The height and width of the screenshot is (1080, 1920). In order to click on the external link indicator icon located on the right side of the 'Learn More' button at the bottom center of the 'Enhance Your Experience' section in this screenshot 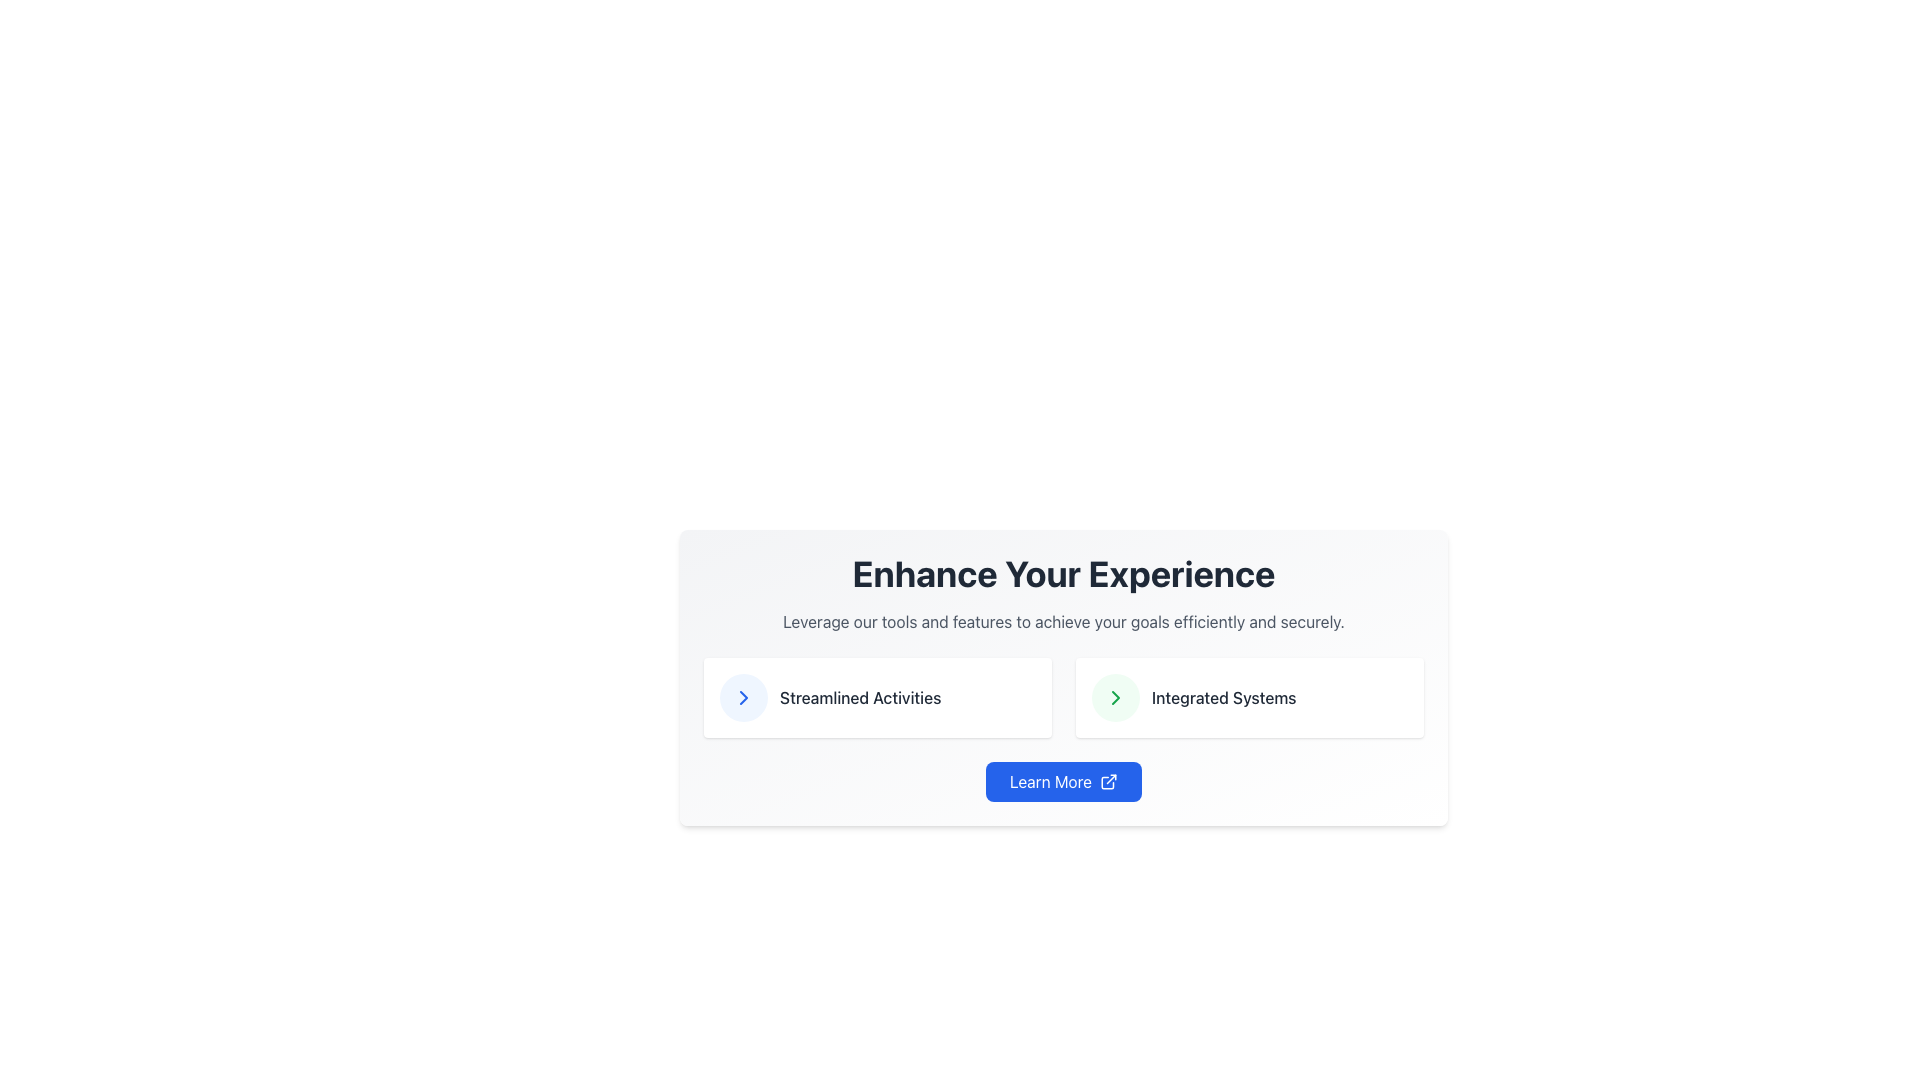, I will do `click(1107, 781)`.